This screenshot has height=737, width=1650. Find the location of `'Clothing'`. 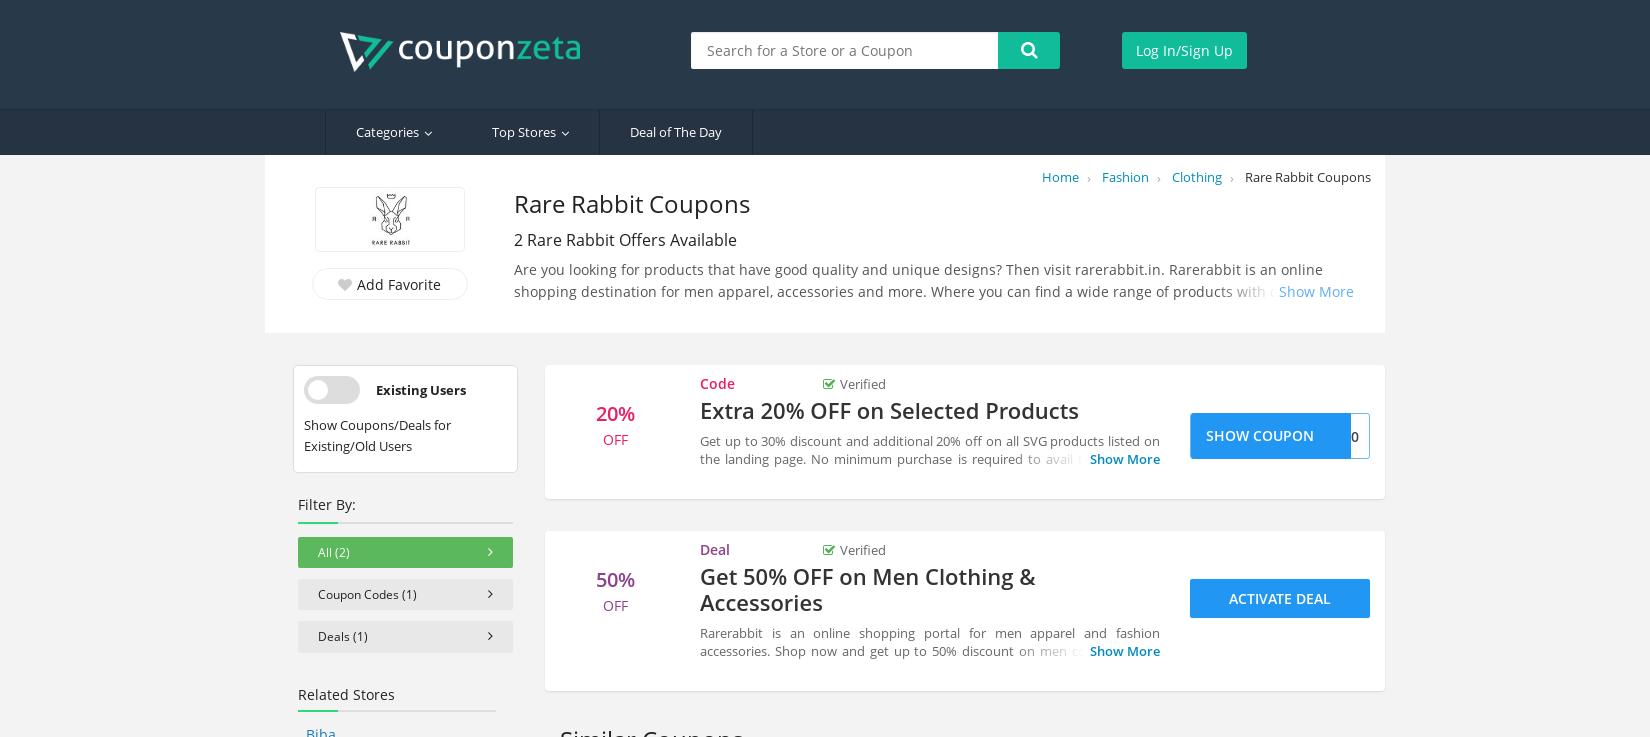

'Clothing' is located at coordinates (1197, 176).